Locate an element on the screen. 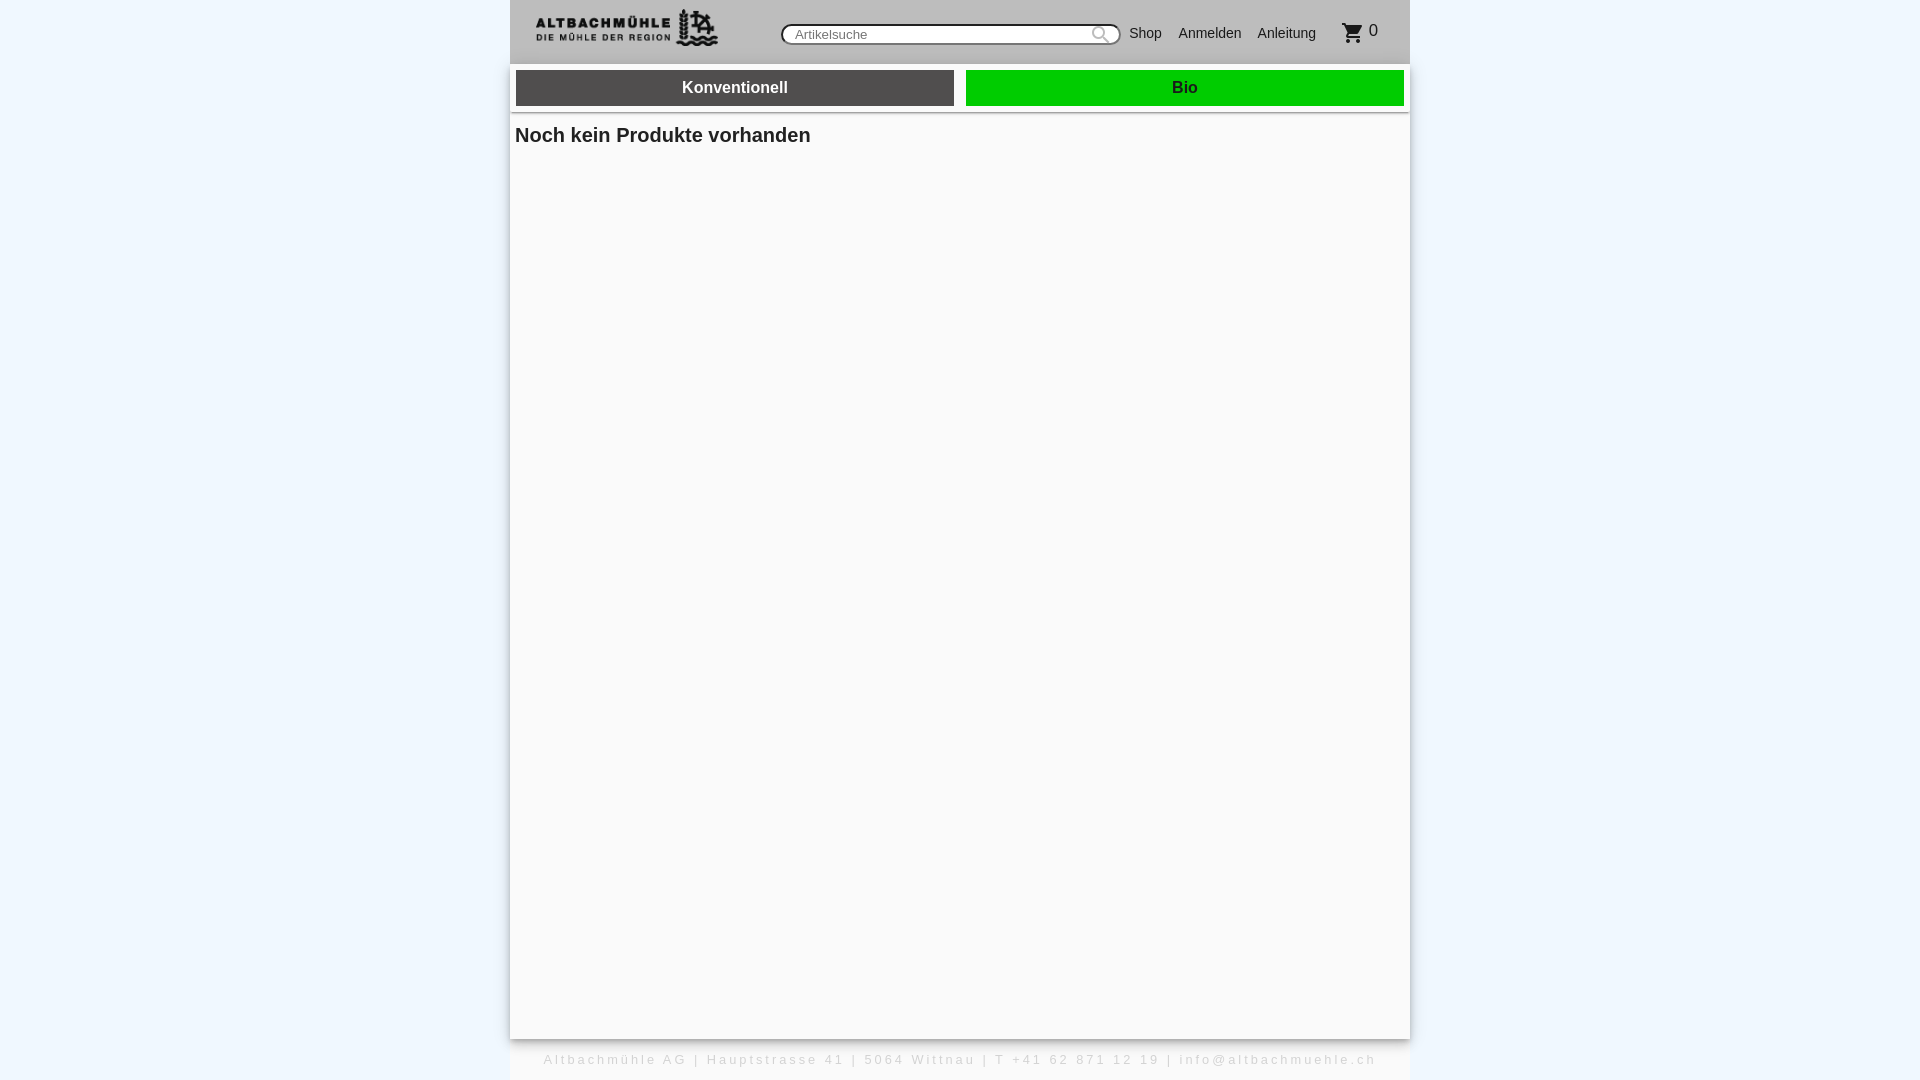  'Bio' is located at coordinates (1185, 87).